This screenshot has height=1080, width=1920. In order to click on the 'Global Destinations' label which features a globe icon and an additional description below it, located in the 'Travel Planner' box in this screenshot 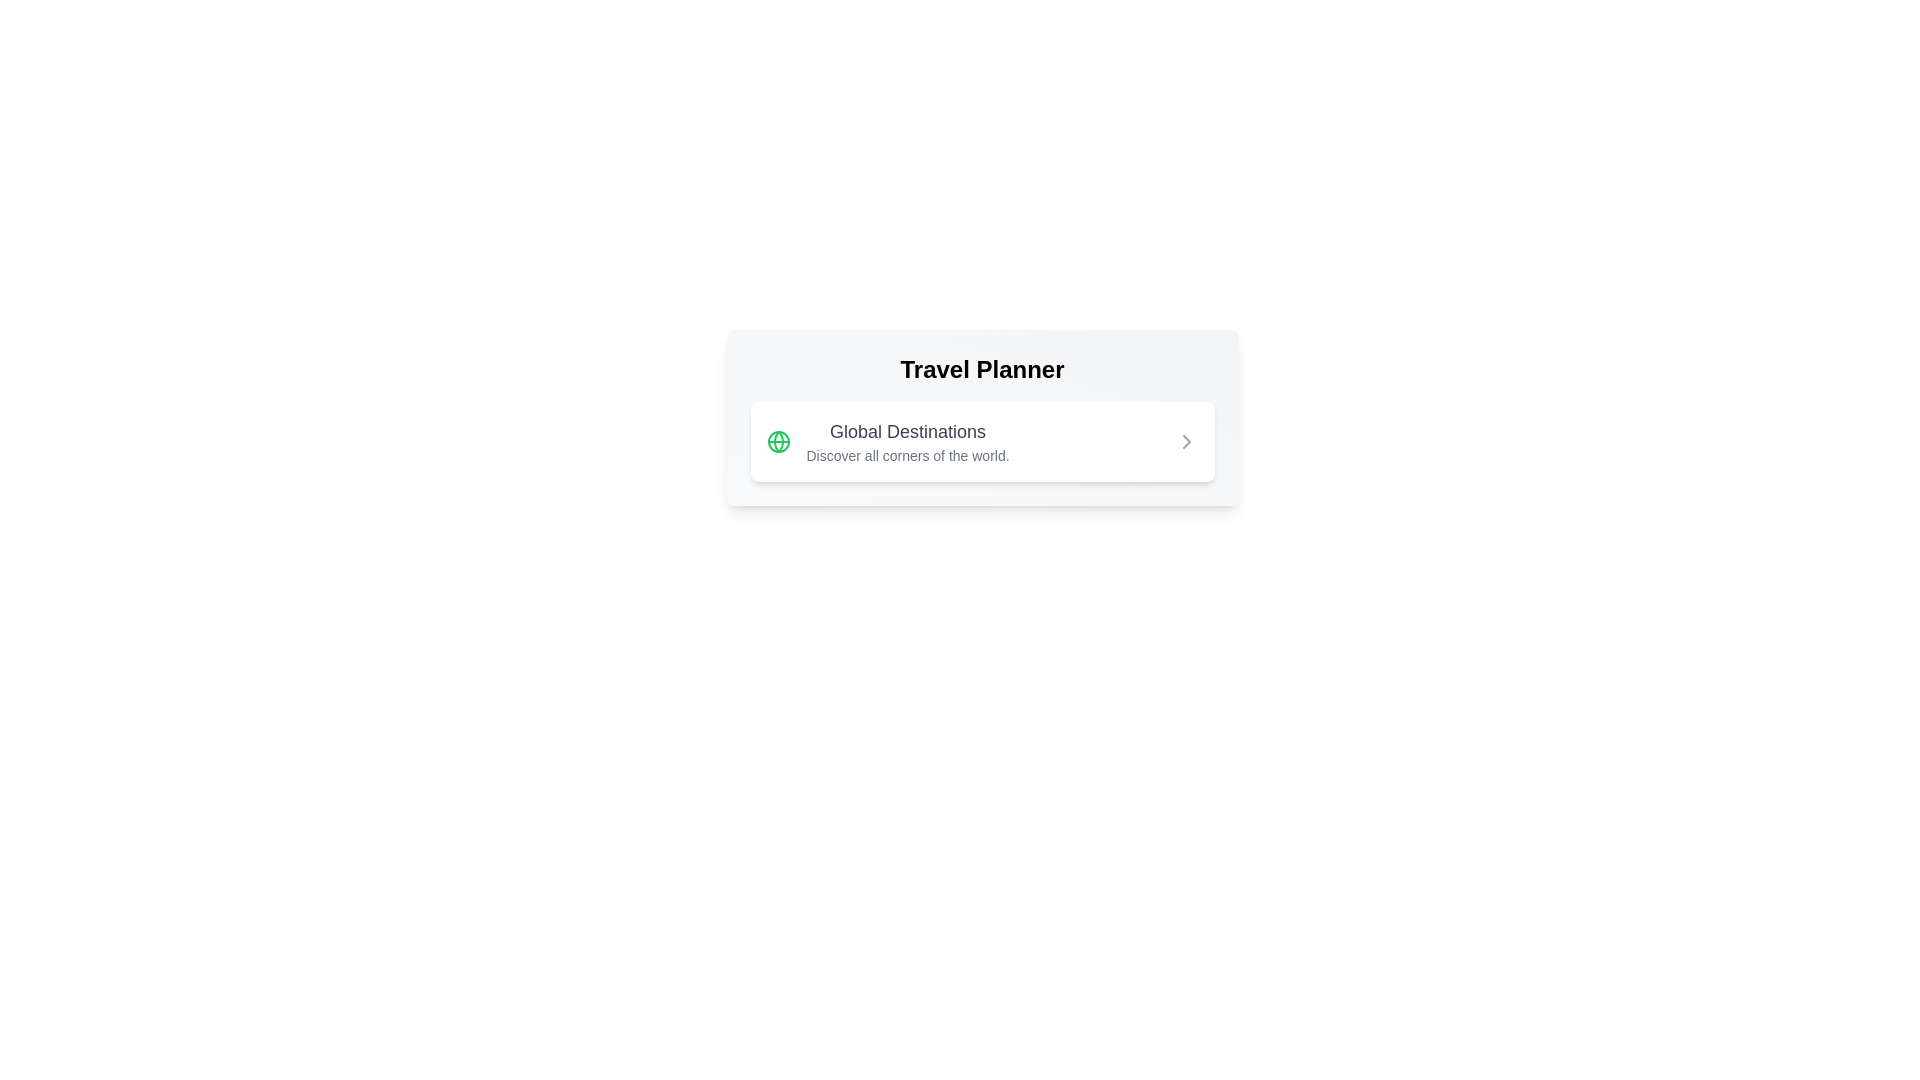, I will do `click(887, 441)`.